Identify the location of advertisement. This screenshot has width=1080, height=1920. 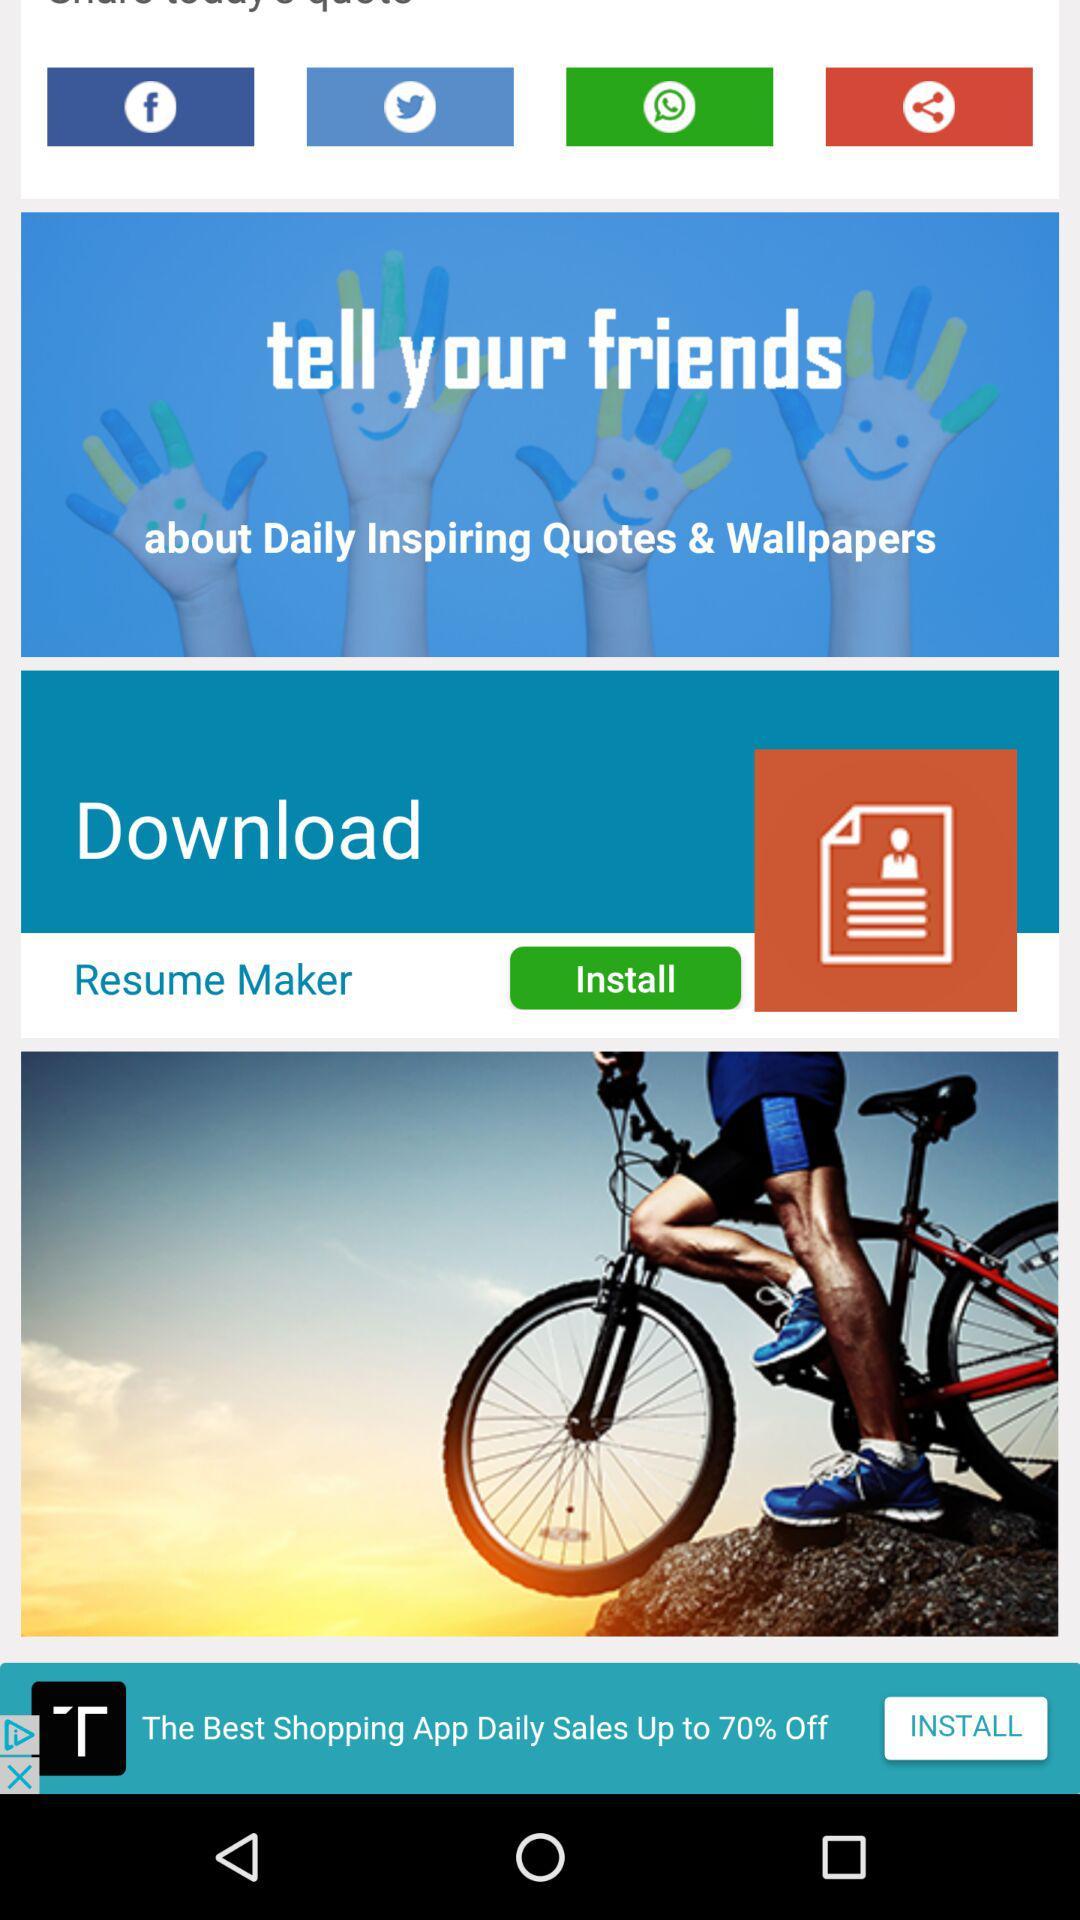
(540, 1727).